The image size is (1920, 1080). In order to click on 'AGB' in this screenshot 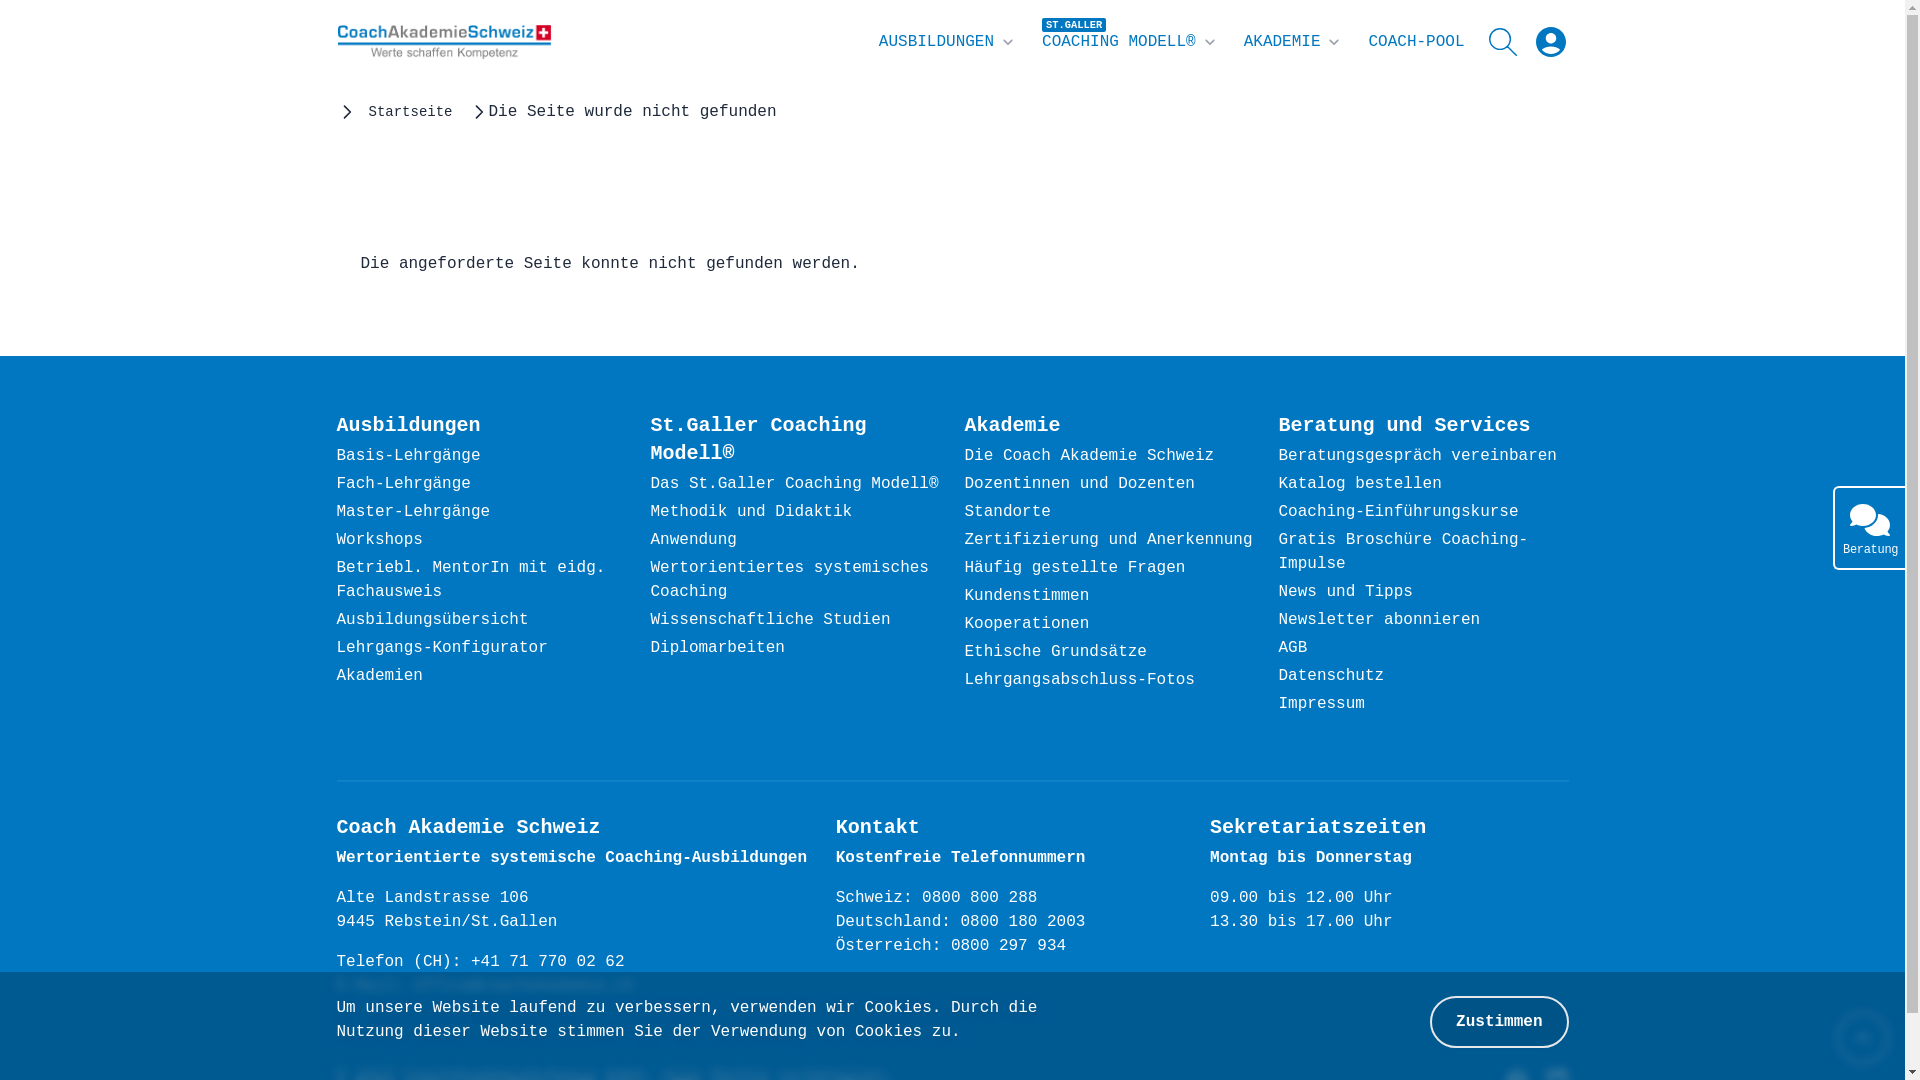, I will do `click(1292, 648)`.